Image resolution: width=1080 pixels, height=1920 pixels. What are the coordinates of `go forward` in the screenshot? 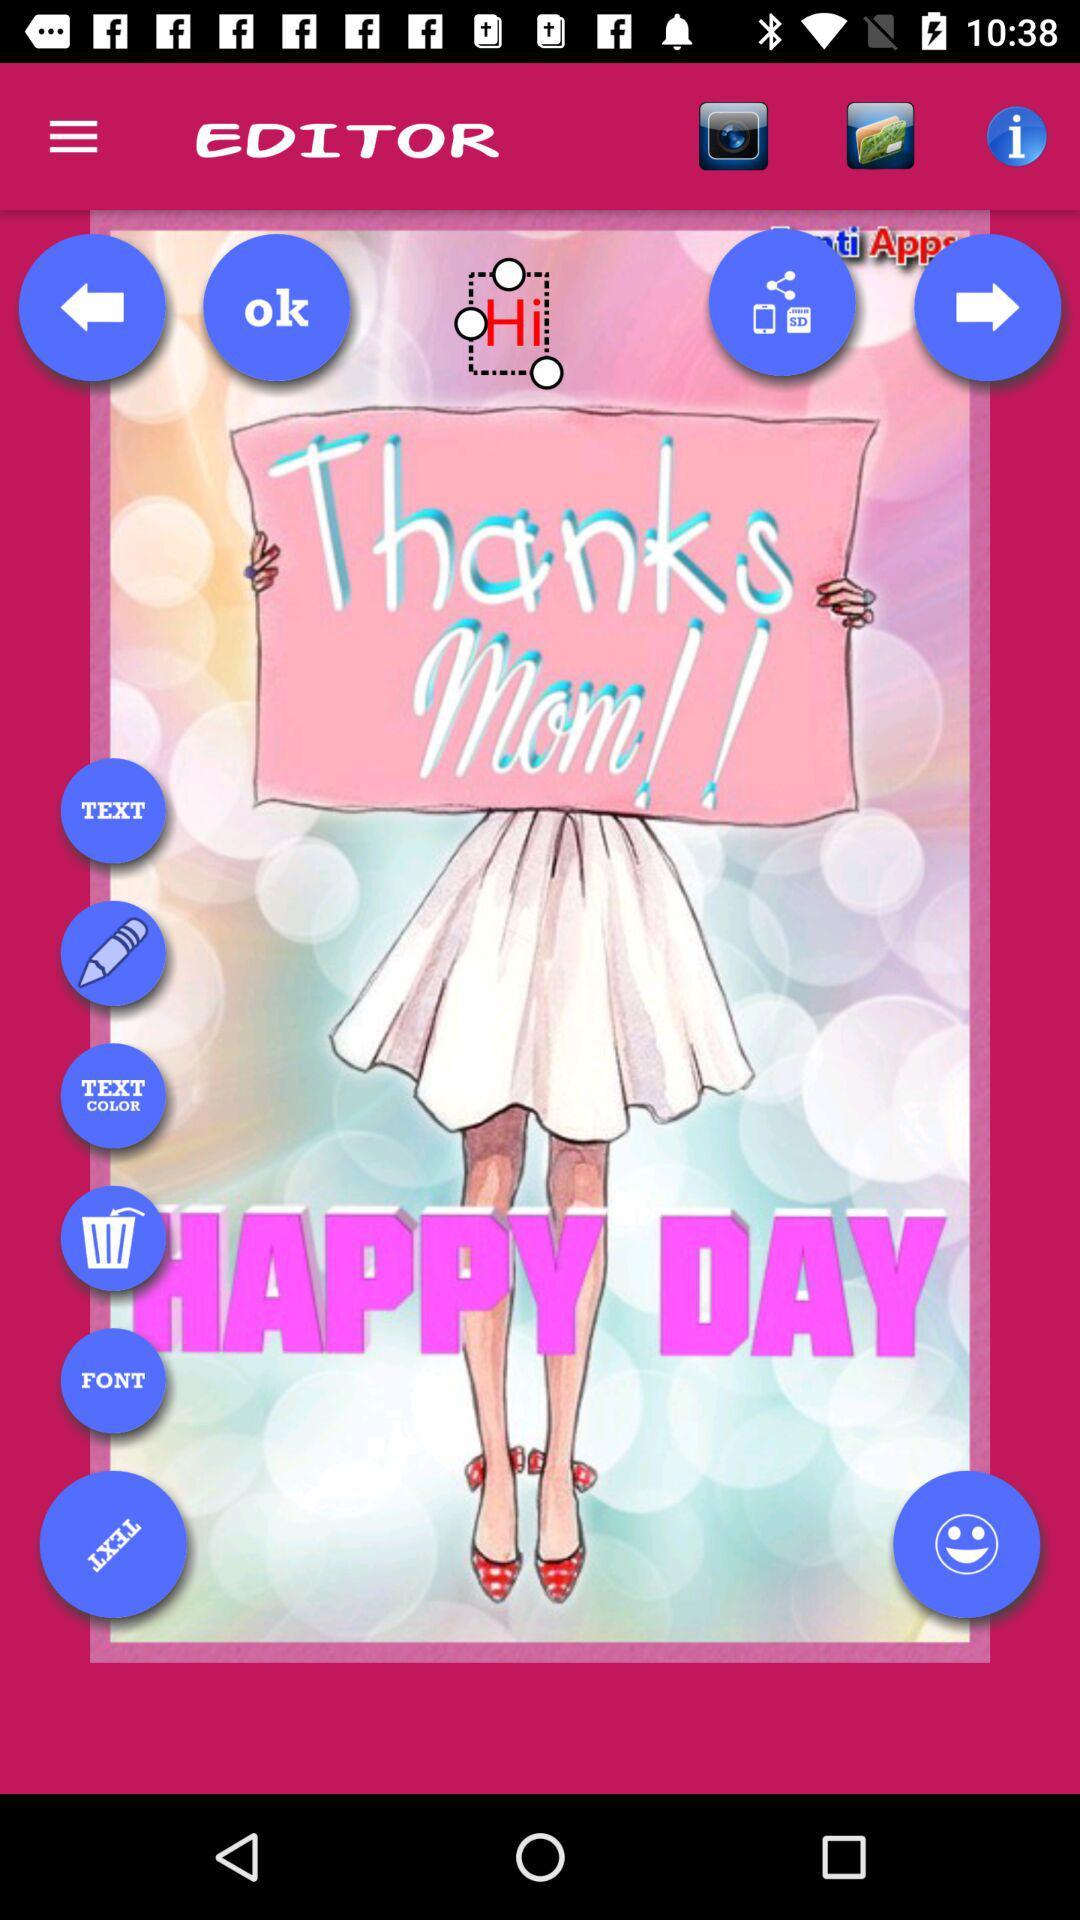 It's located at (986, 306).